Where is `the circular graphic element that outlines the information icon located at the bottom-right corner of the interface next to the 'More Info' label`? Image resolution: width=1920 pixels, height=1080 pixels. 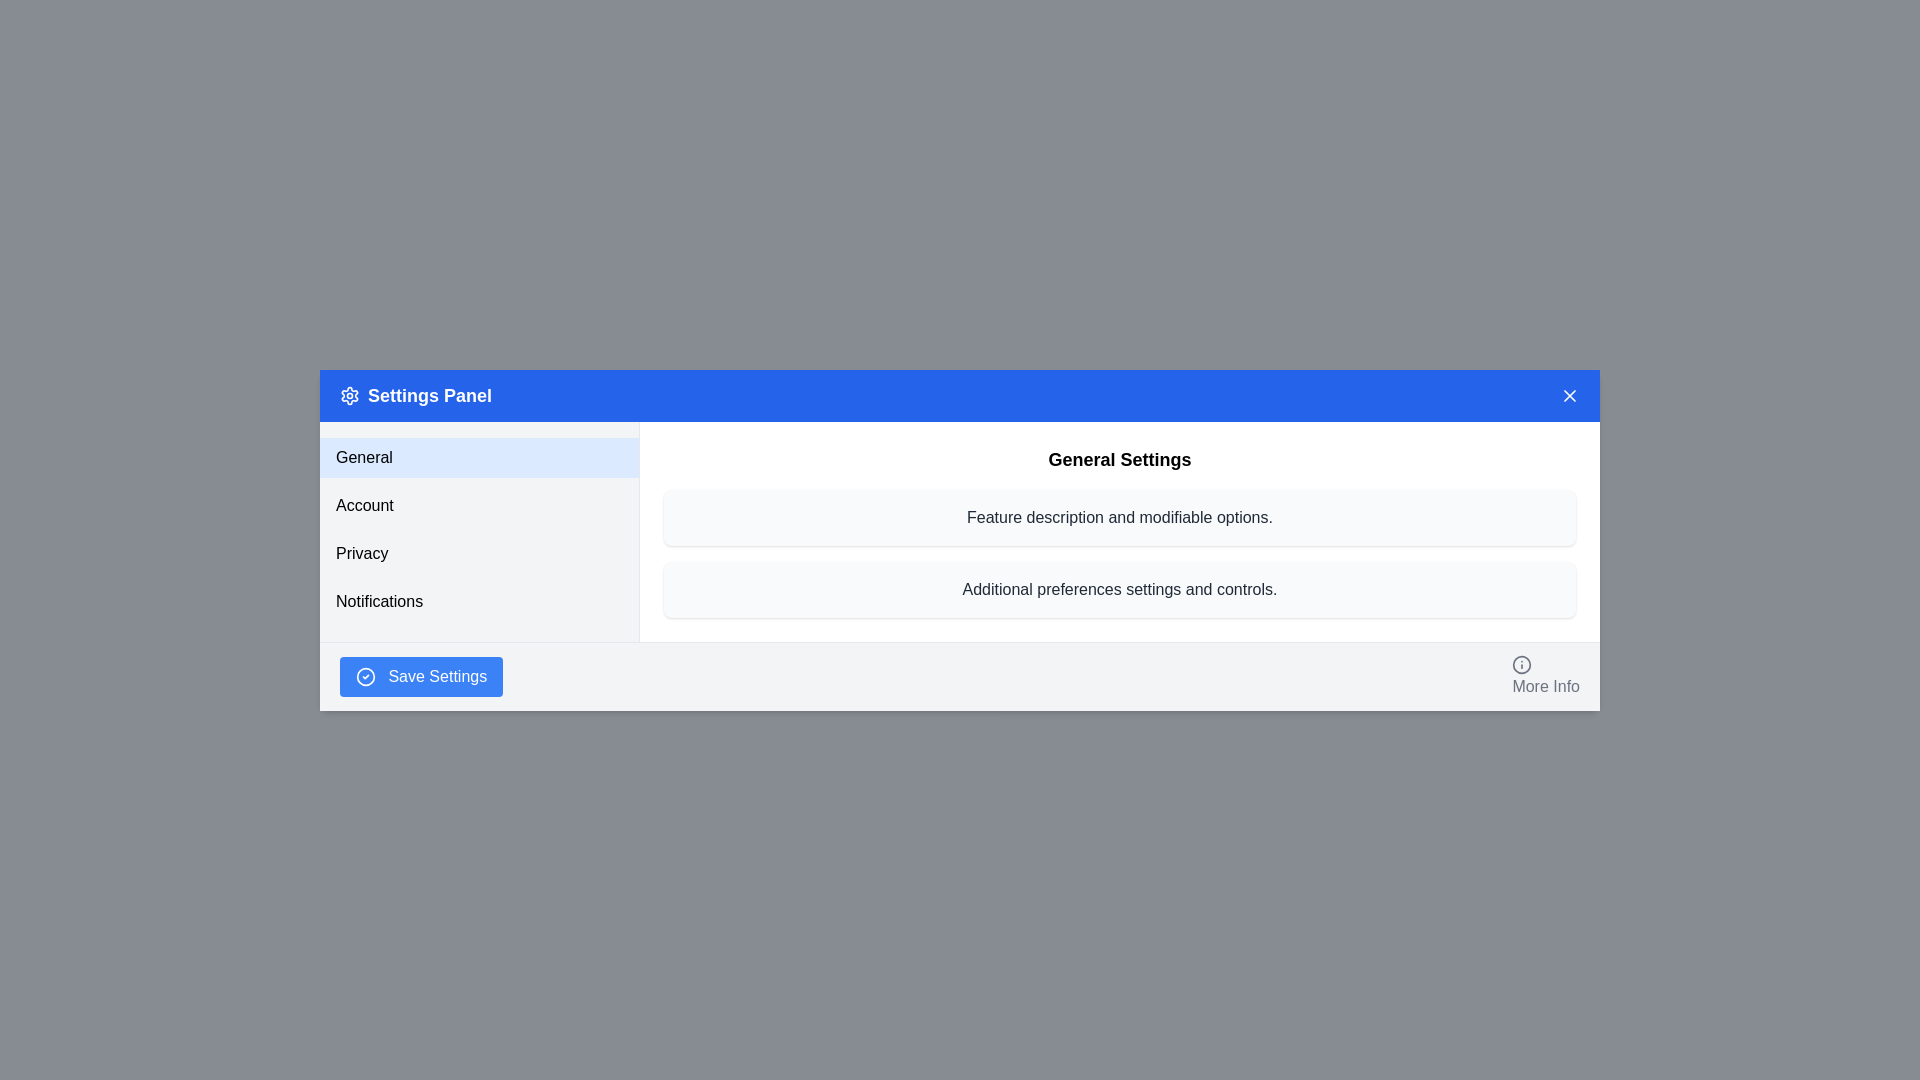
the circular graphic element that outlines the information icon located at the bottom-right corner of the interface next to the 'More Info' label is located at coordinates (1521, 664).